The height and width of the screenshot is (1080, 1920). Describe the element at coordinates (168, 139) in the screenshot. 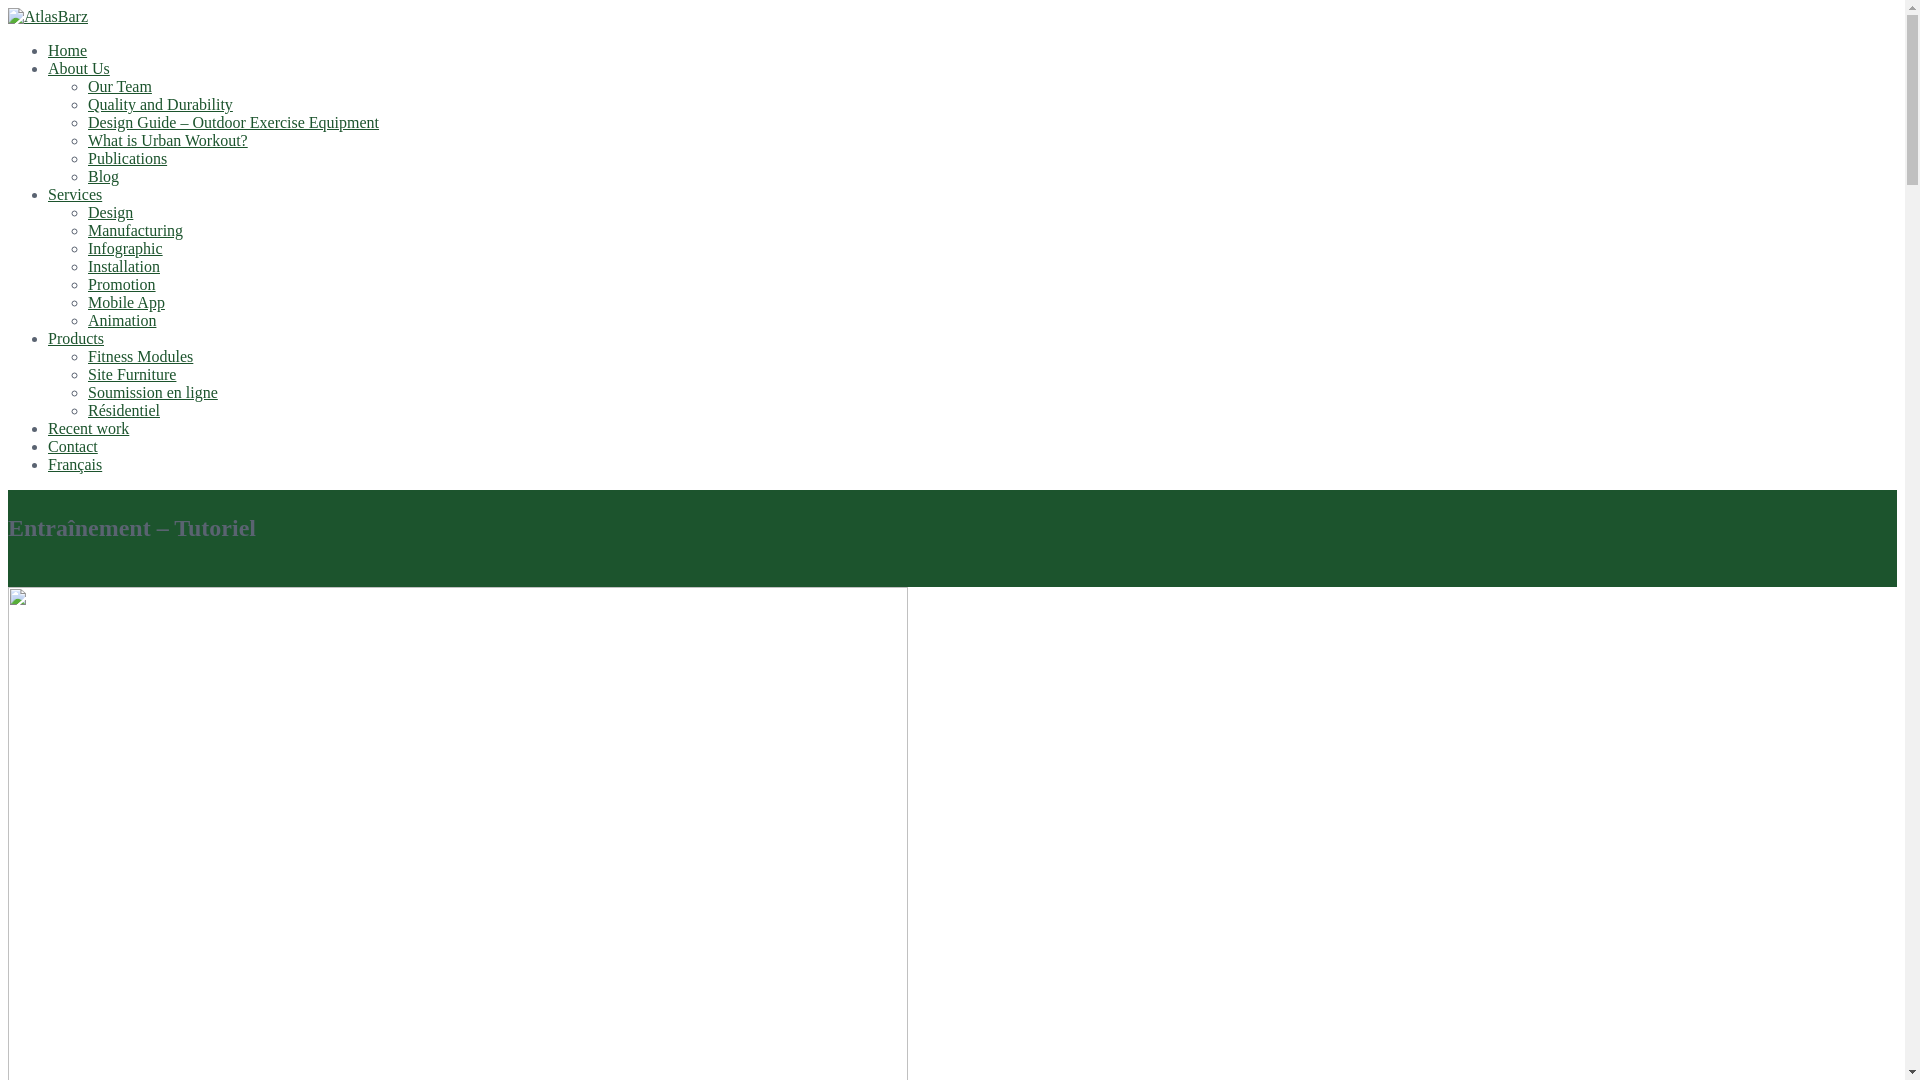

I see `'What is Urban Workout?'` at that location.